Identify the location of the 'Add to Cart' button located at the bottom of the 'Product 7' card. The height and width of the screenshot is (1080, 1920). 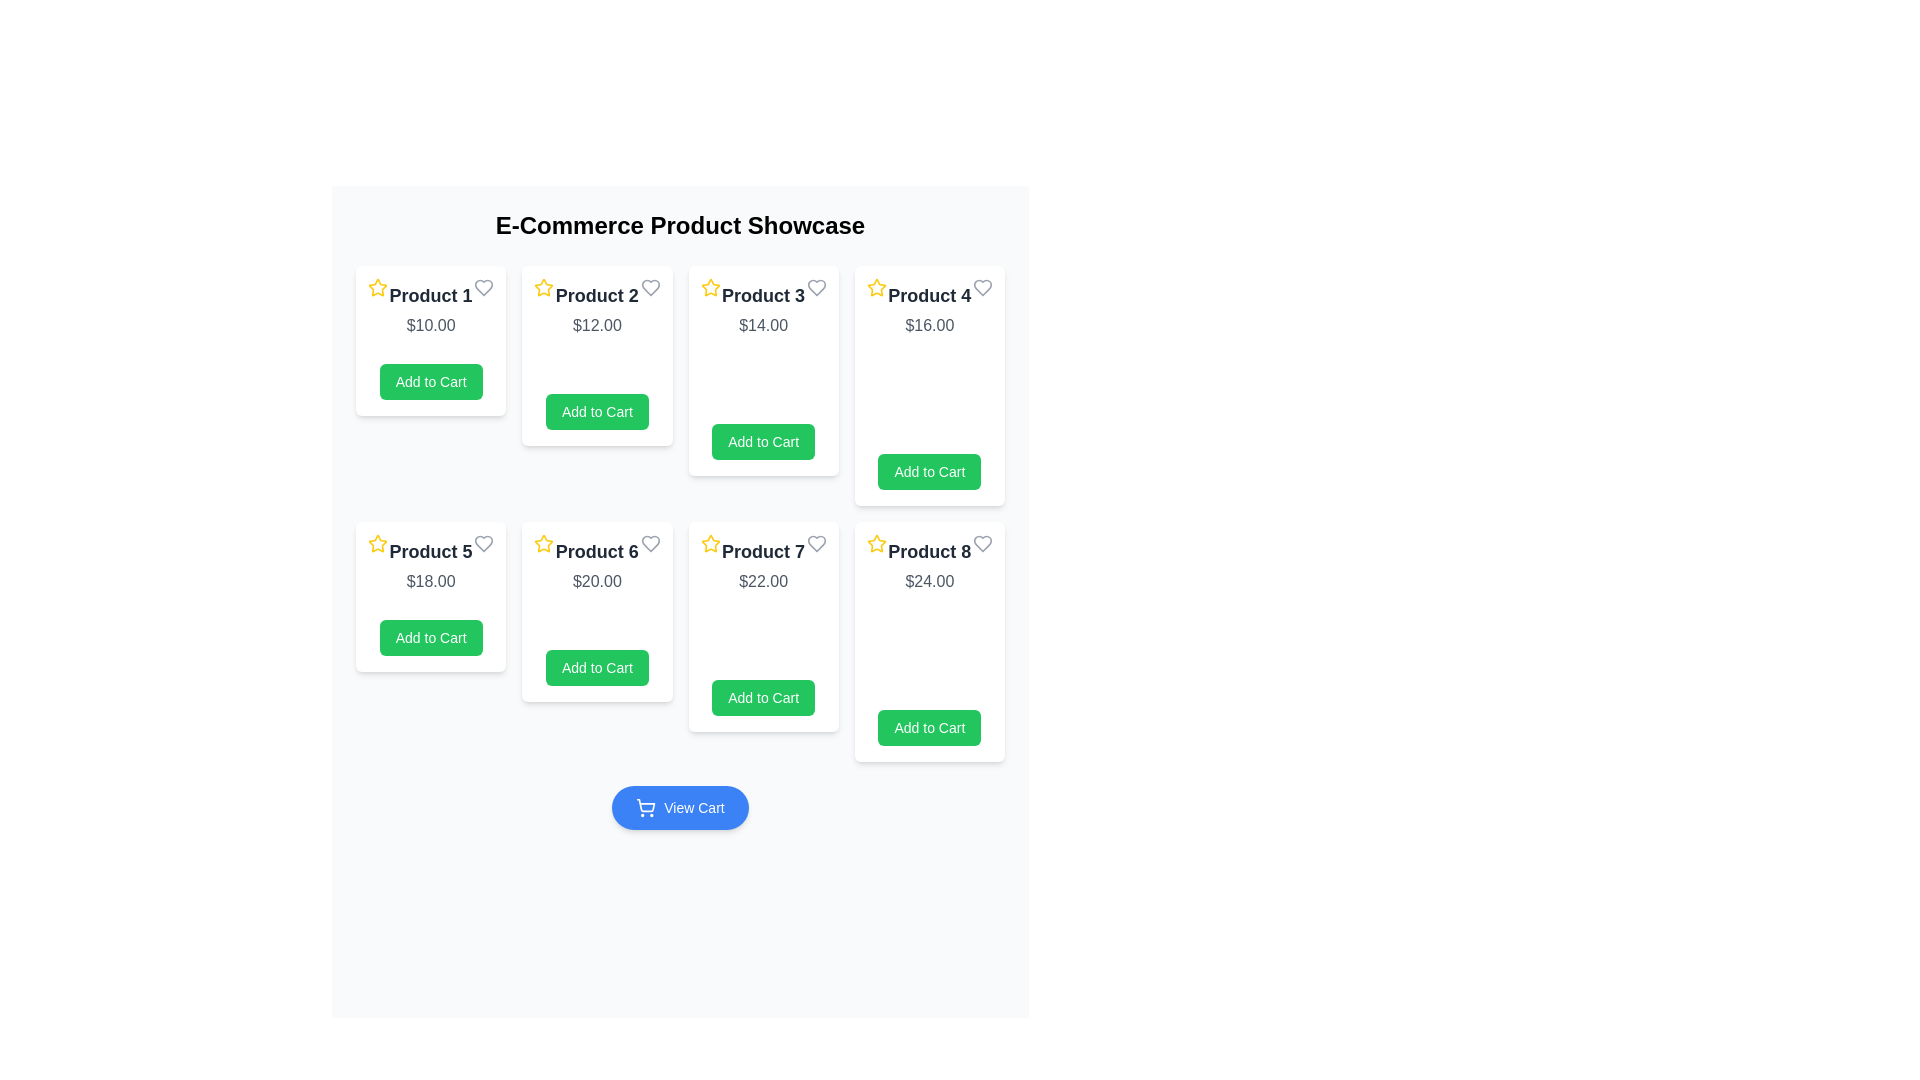
(762, 697).